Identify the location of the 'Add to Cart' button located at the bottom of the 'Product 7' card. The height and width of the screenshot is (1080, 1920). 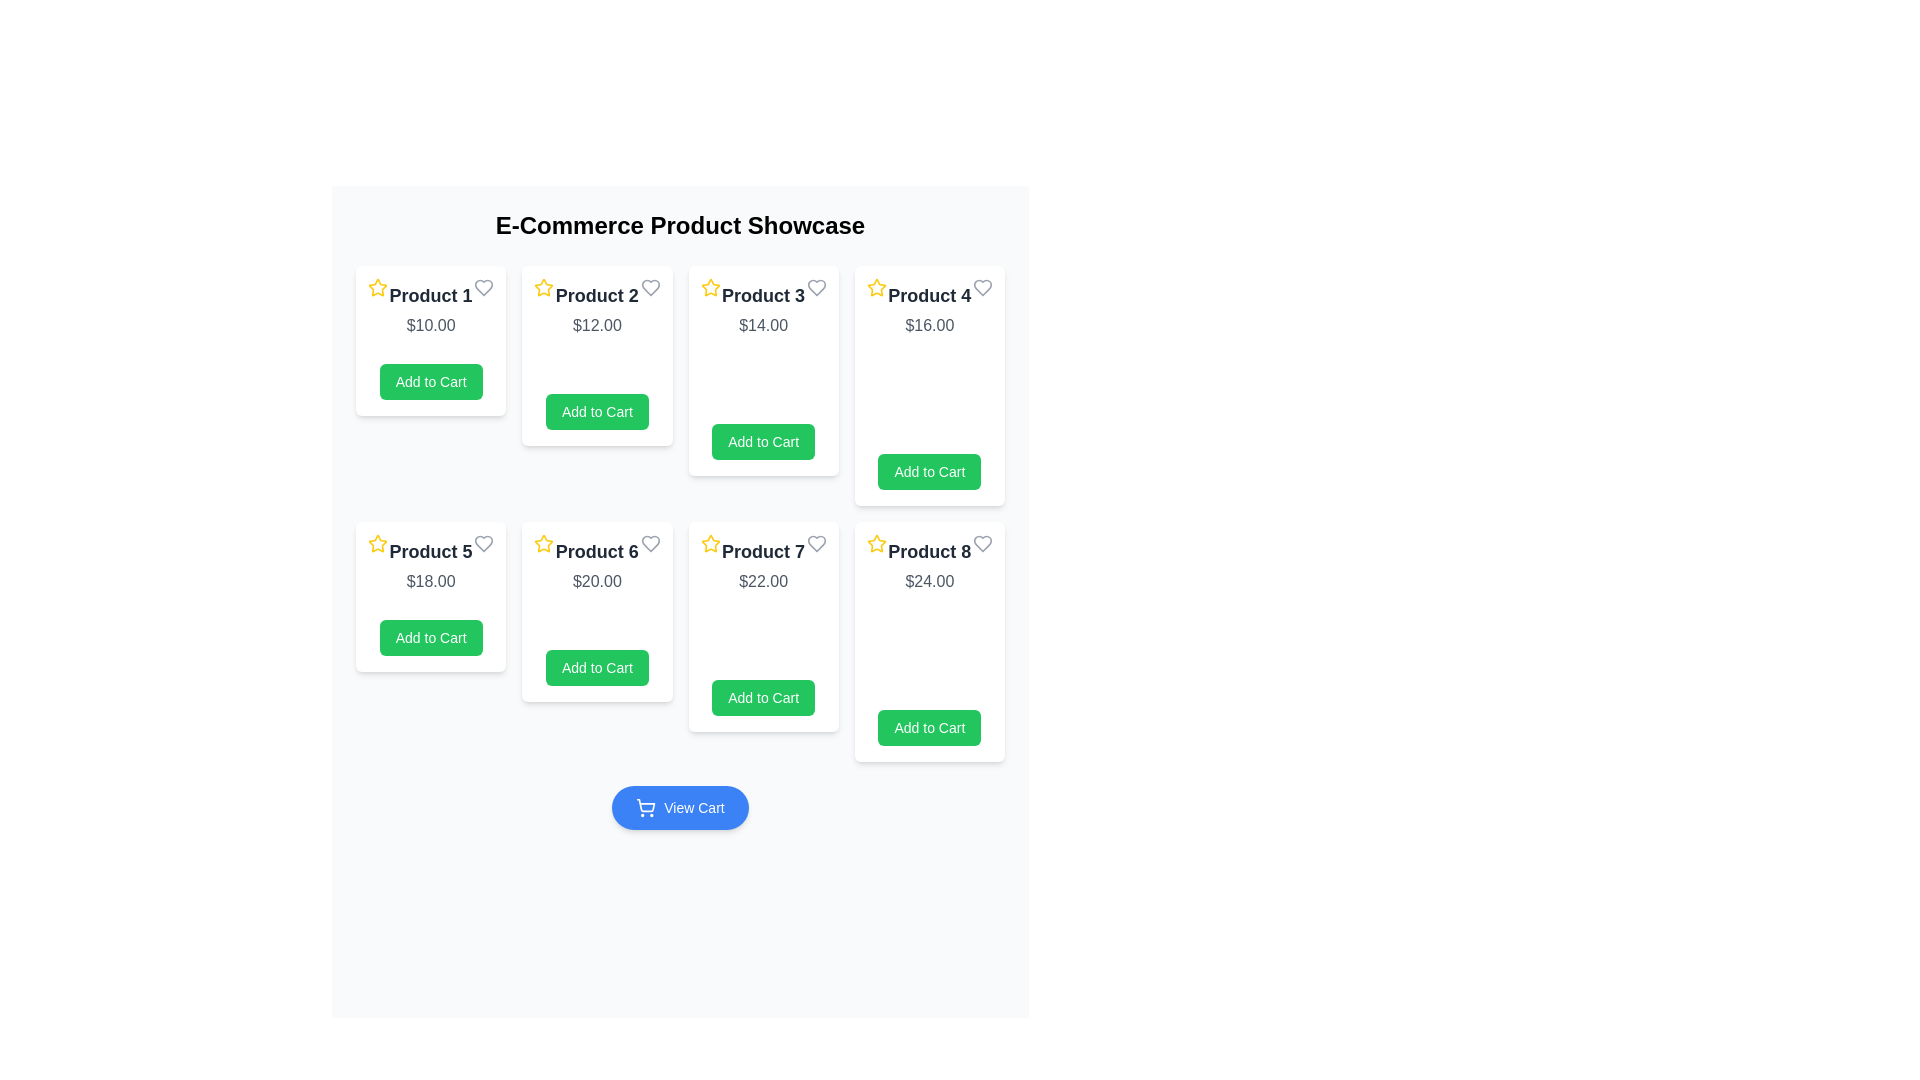
(762, 697).